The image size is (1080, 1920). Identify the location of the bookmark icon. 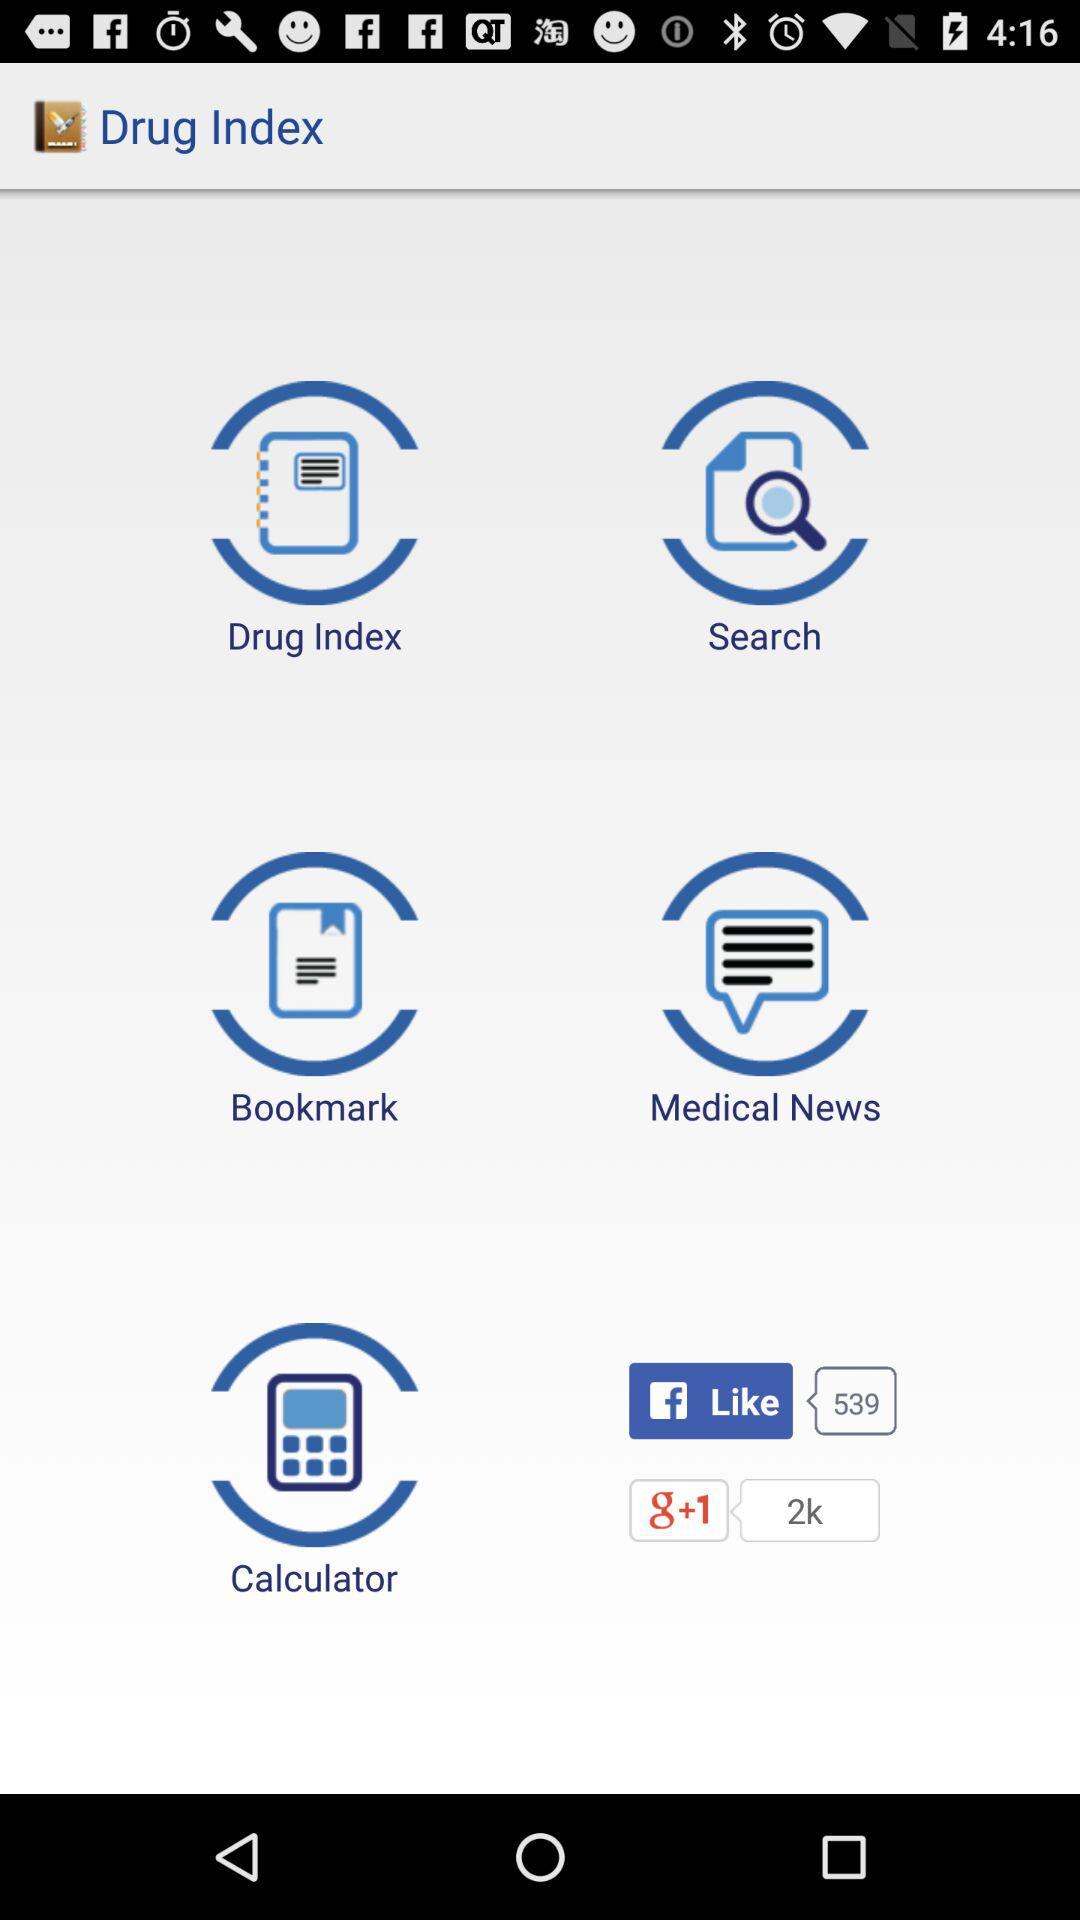
(314, 991).